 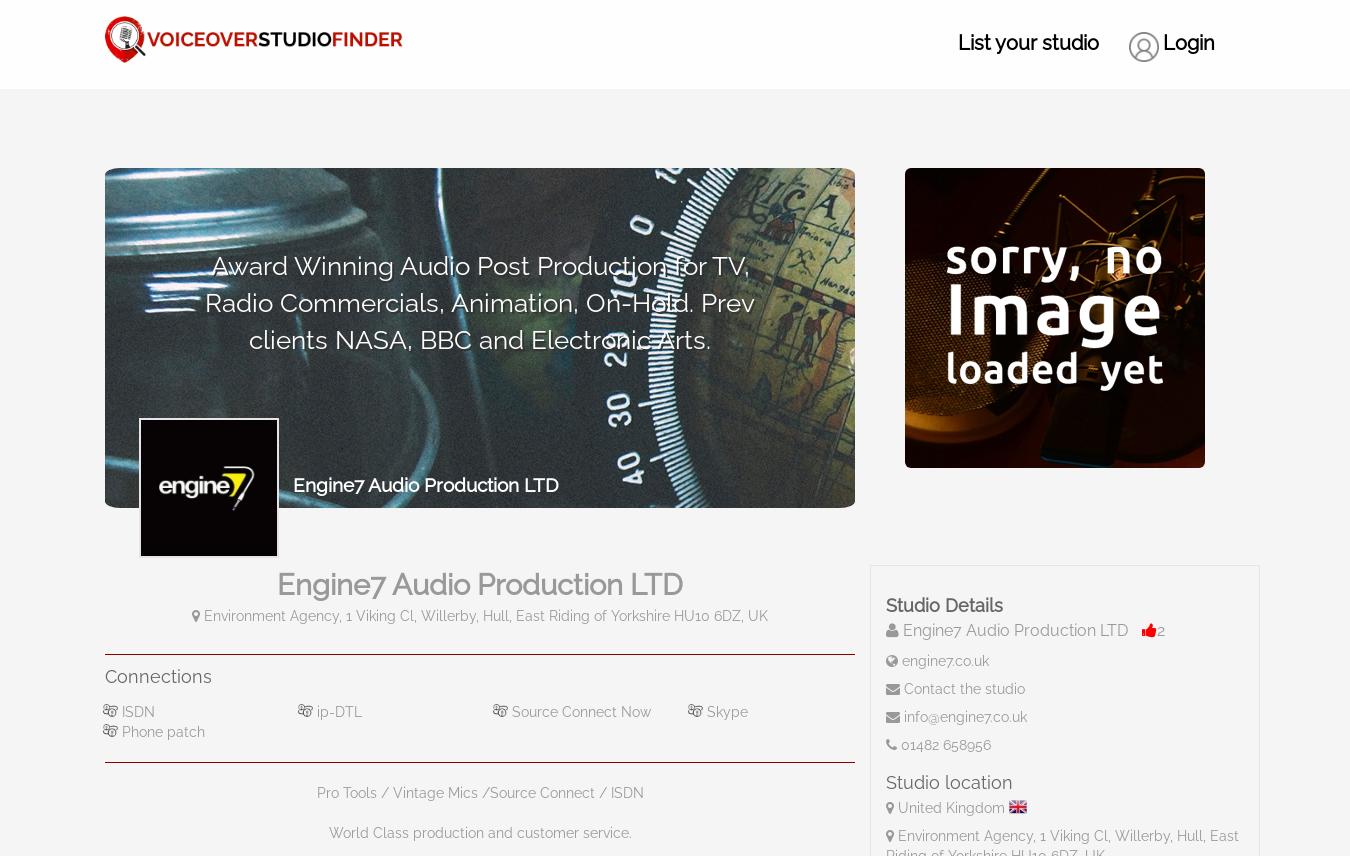 I want to click on 'Source Connect Now', so click(x=579, y=709).